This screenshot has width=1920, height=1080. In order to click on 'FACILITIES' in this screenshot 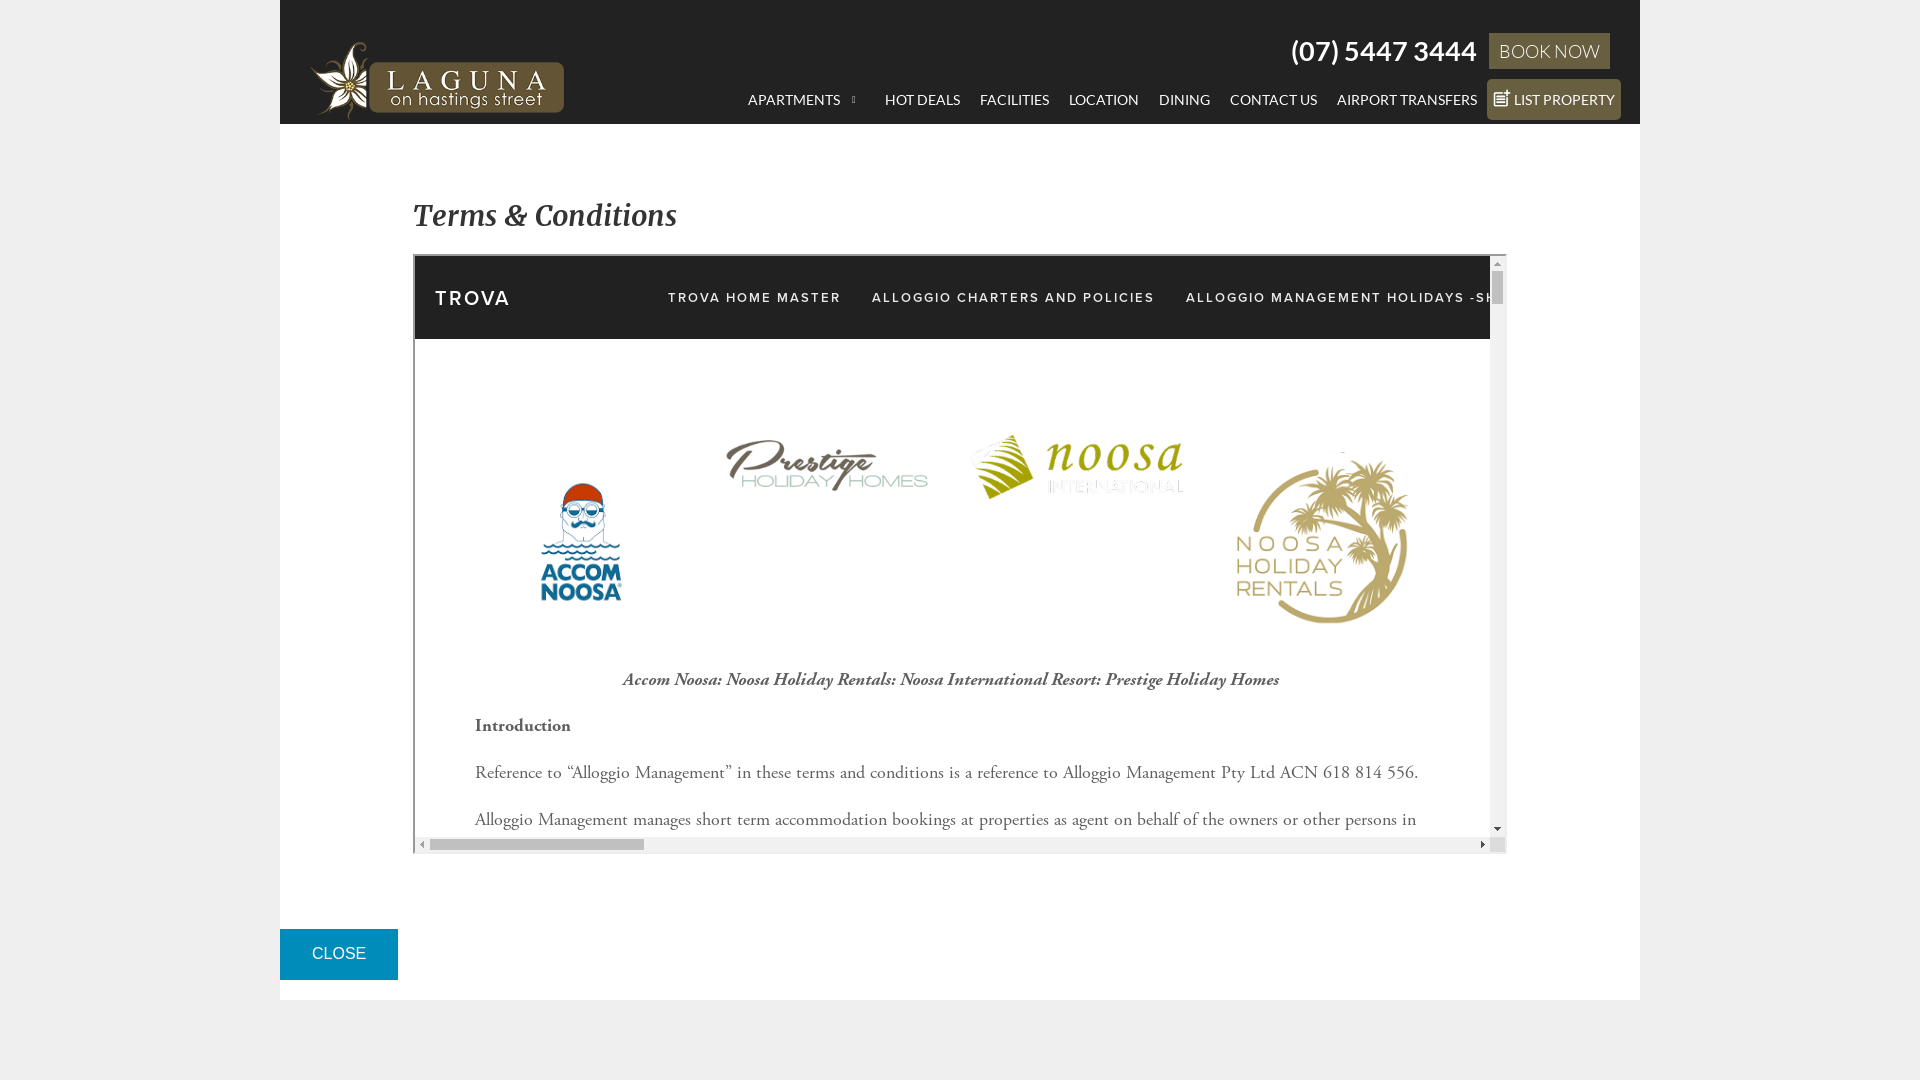, I will do `click(969, 99)`.